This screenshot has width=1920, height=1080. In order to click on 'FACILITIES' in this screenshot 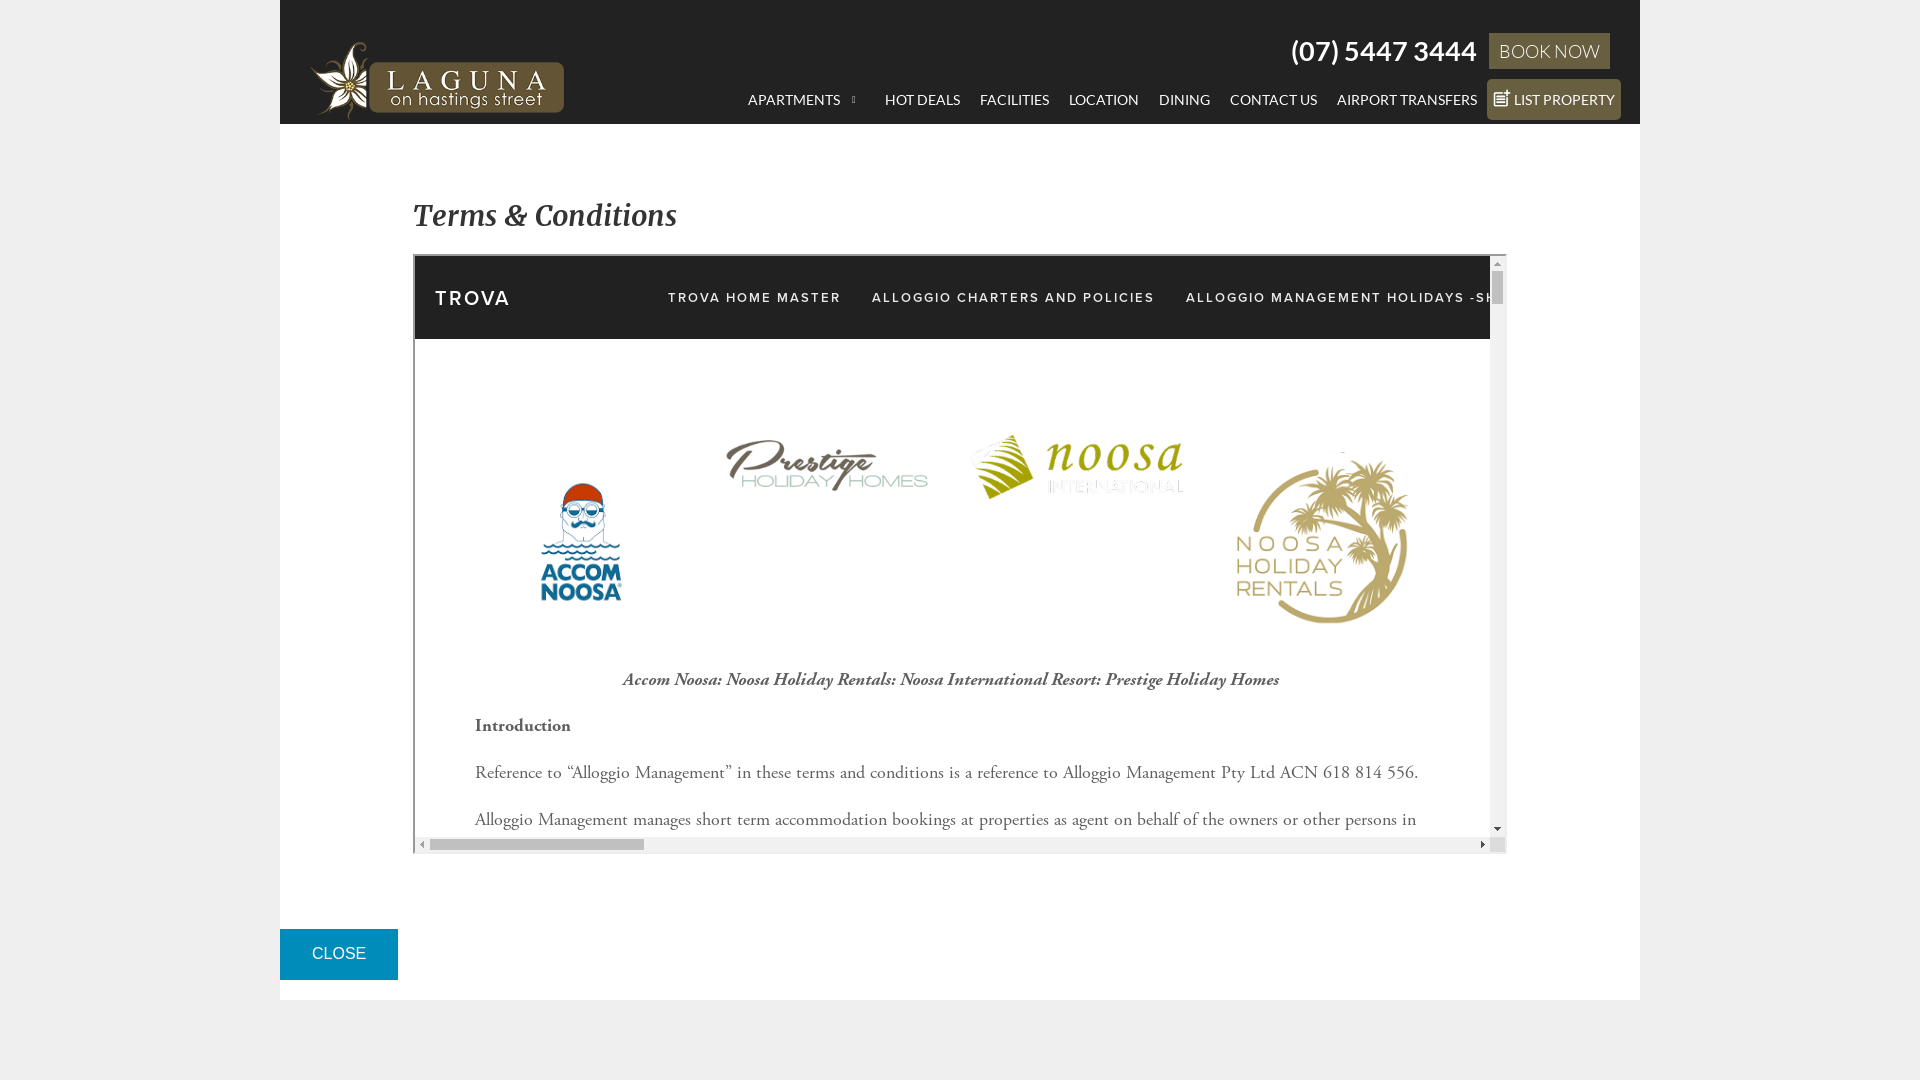, I will do `click(969, 99)`.